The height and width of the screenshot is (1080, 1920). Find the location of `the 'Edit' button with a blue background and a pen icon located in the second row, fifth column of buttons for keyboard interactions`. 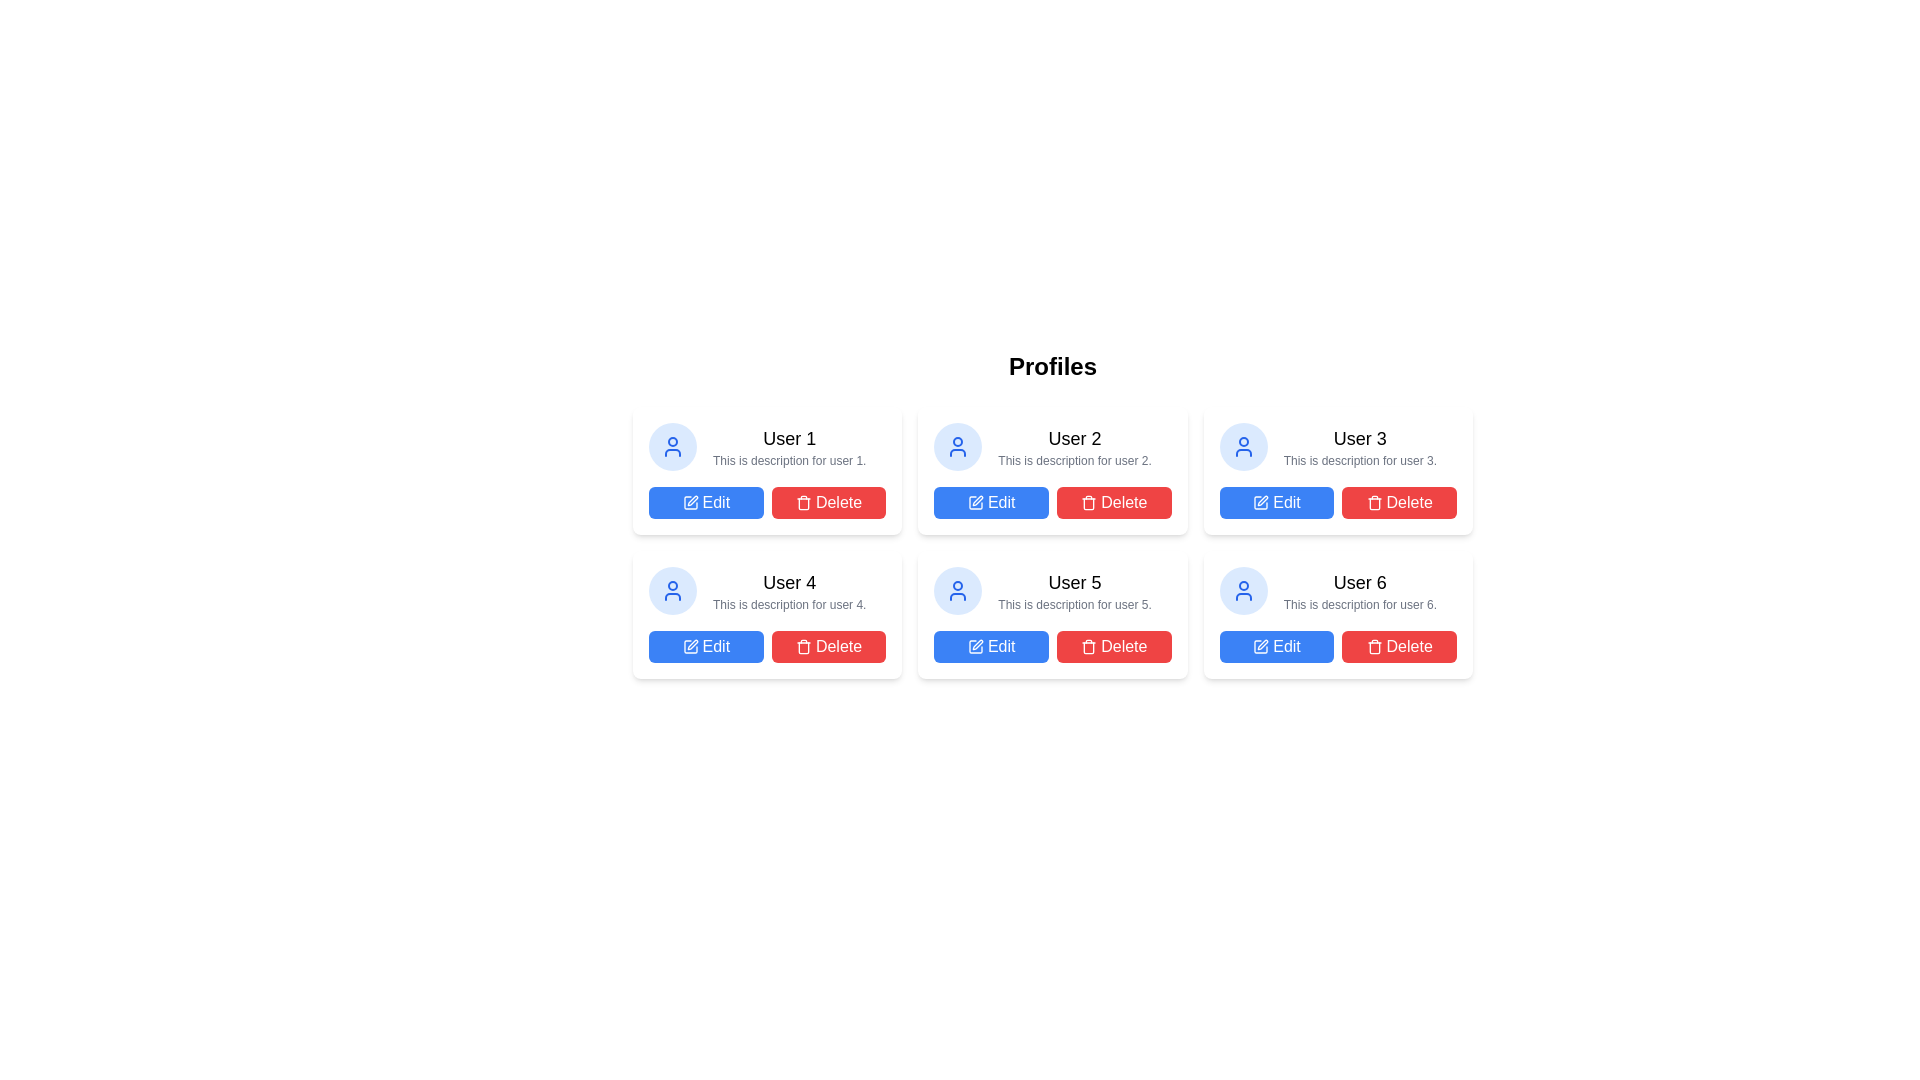

the 'Edit' button with a blue background and a pen icon located in the second row, fifth column of buttons for keyboard interactions is located at coordinates (991, 647).